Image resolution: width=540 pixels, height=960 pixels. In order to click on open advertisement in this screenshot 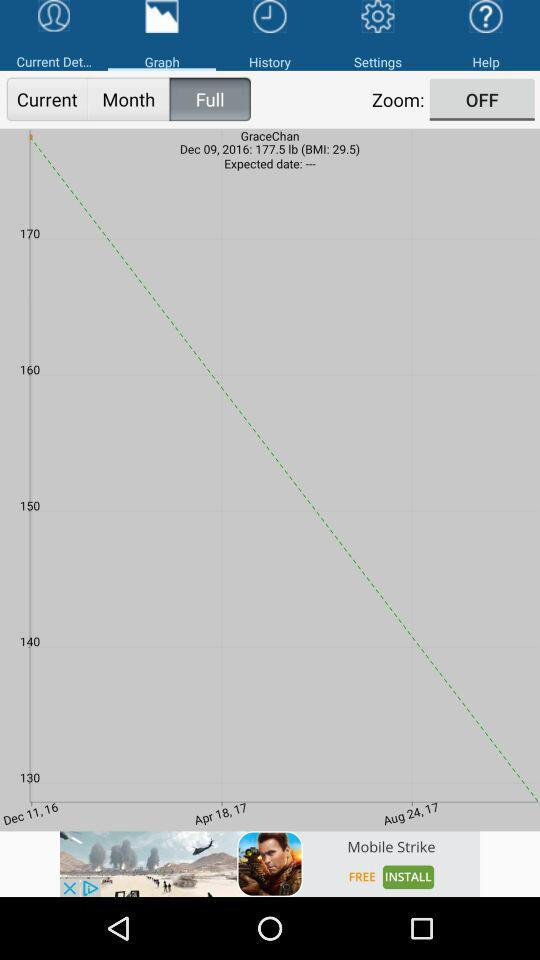, I will do `click(270, 863)`.